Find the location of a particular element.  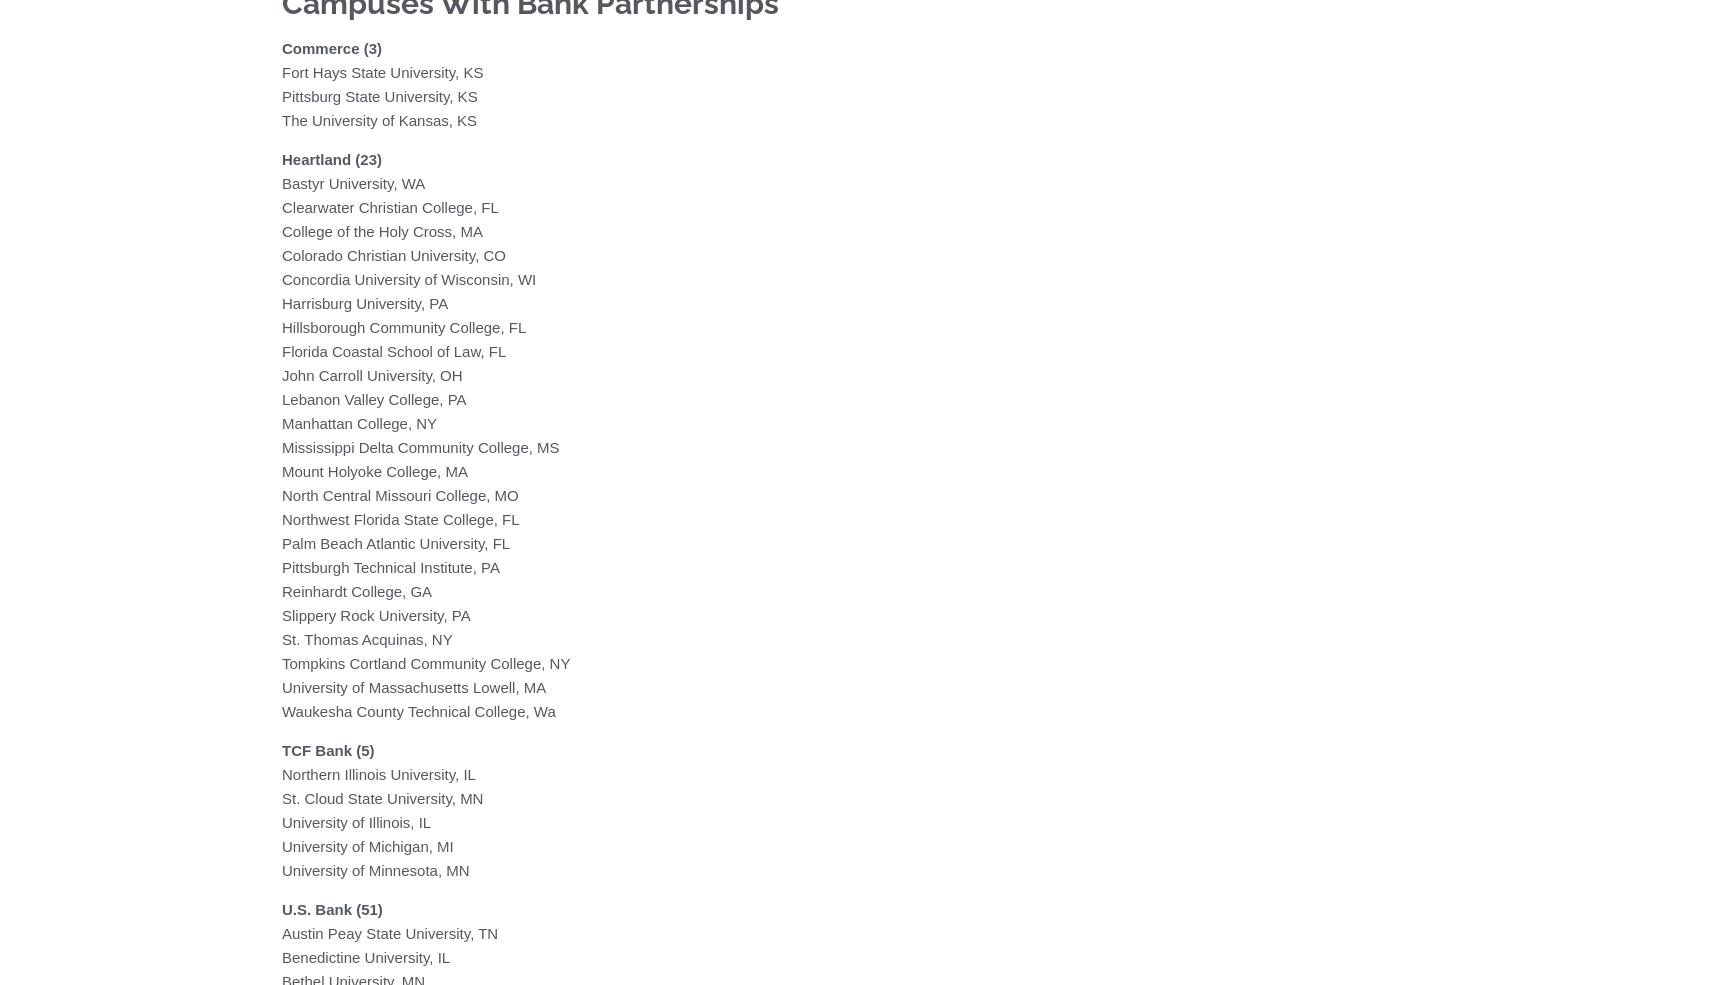

'Heartland (23)' is located at coordinates (332, 158).